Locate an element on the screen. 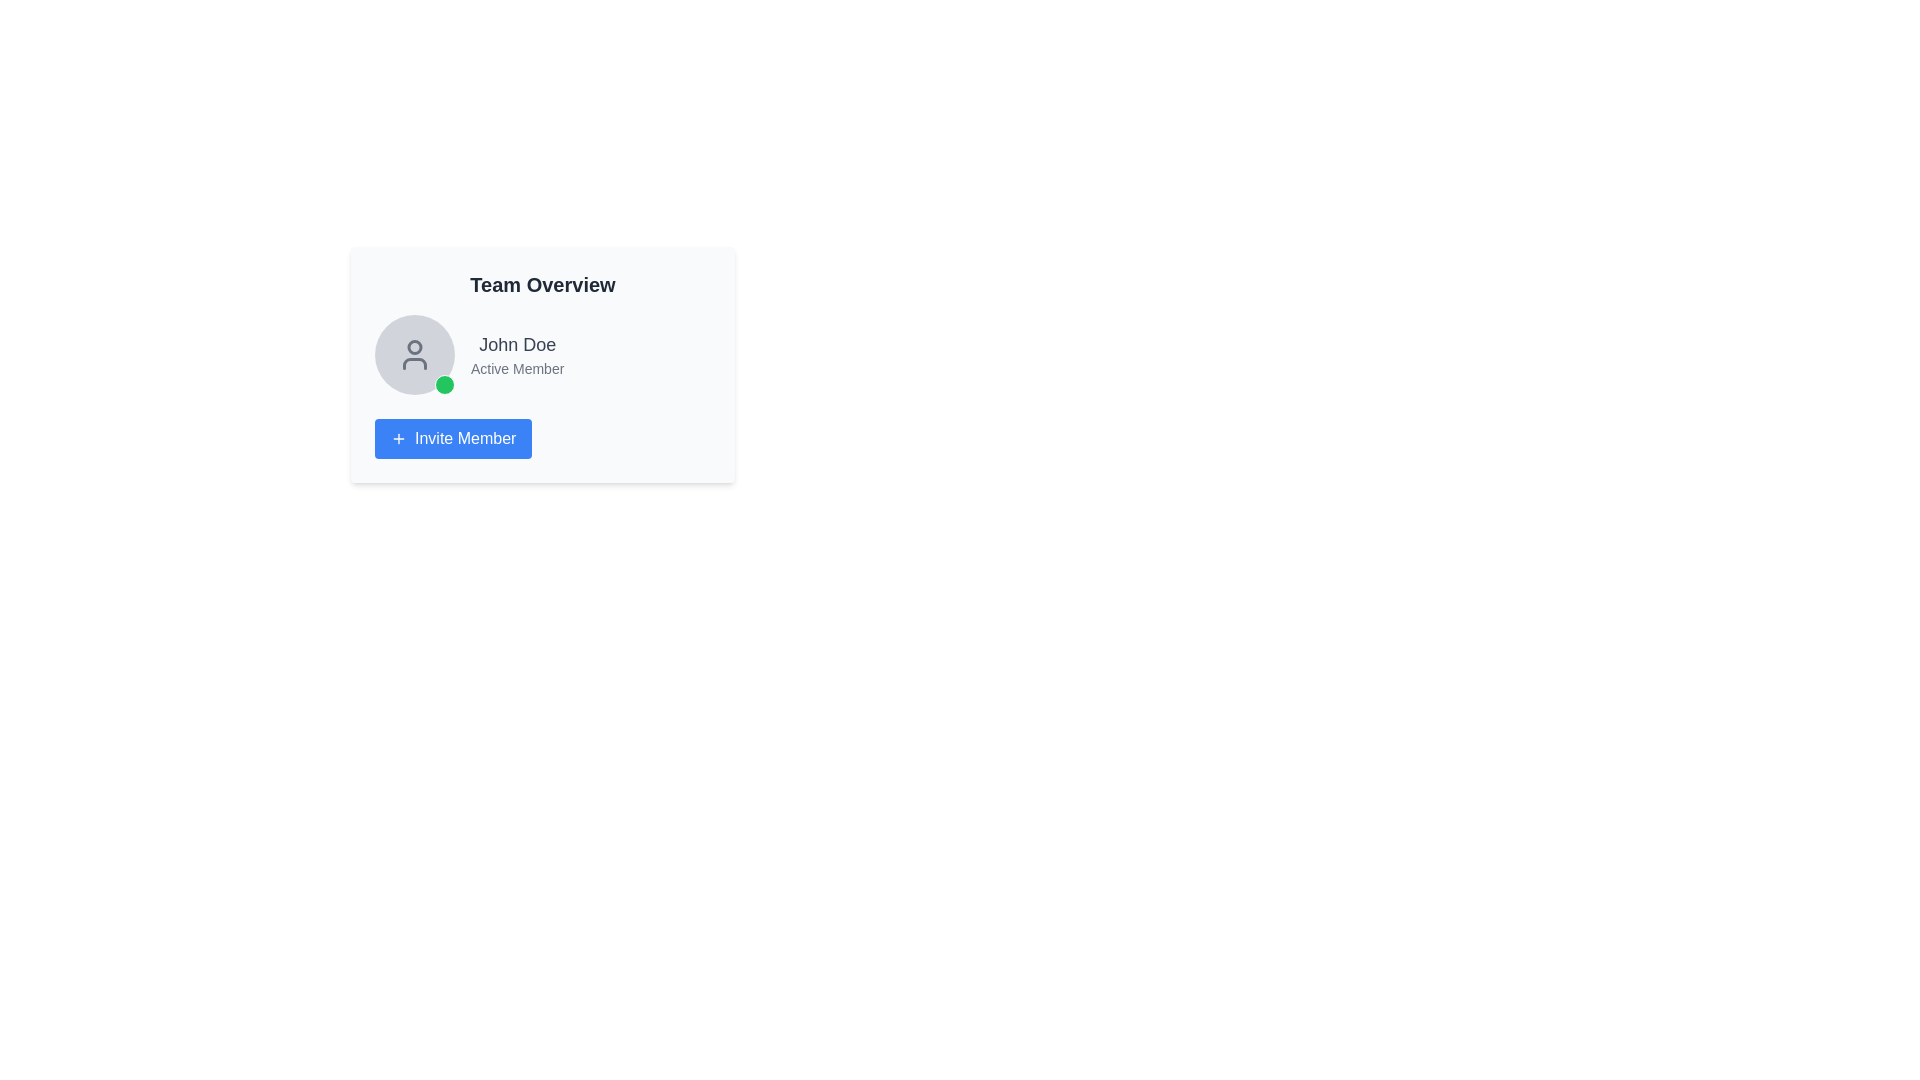 This screenshot has width=1920, height=1080. the decorative icon for inviting members located to the left of the text within the 'Invite Member' button, which is centered in the content box is located at coordinates (398, 438).